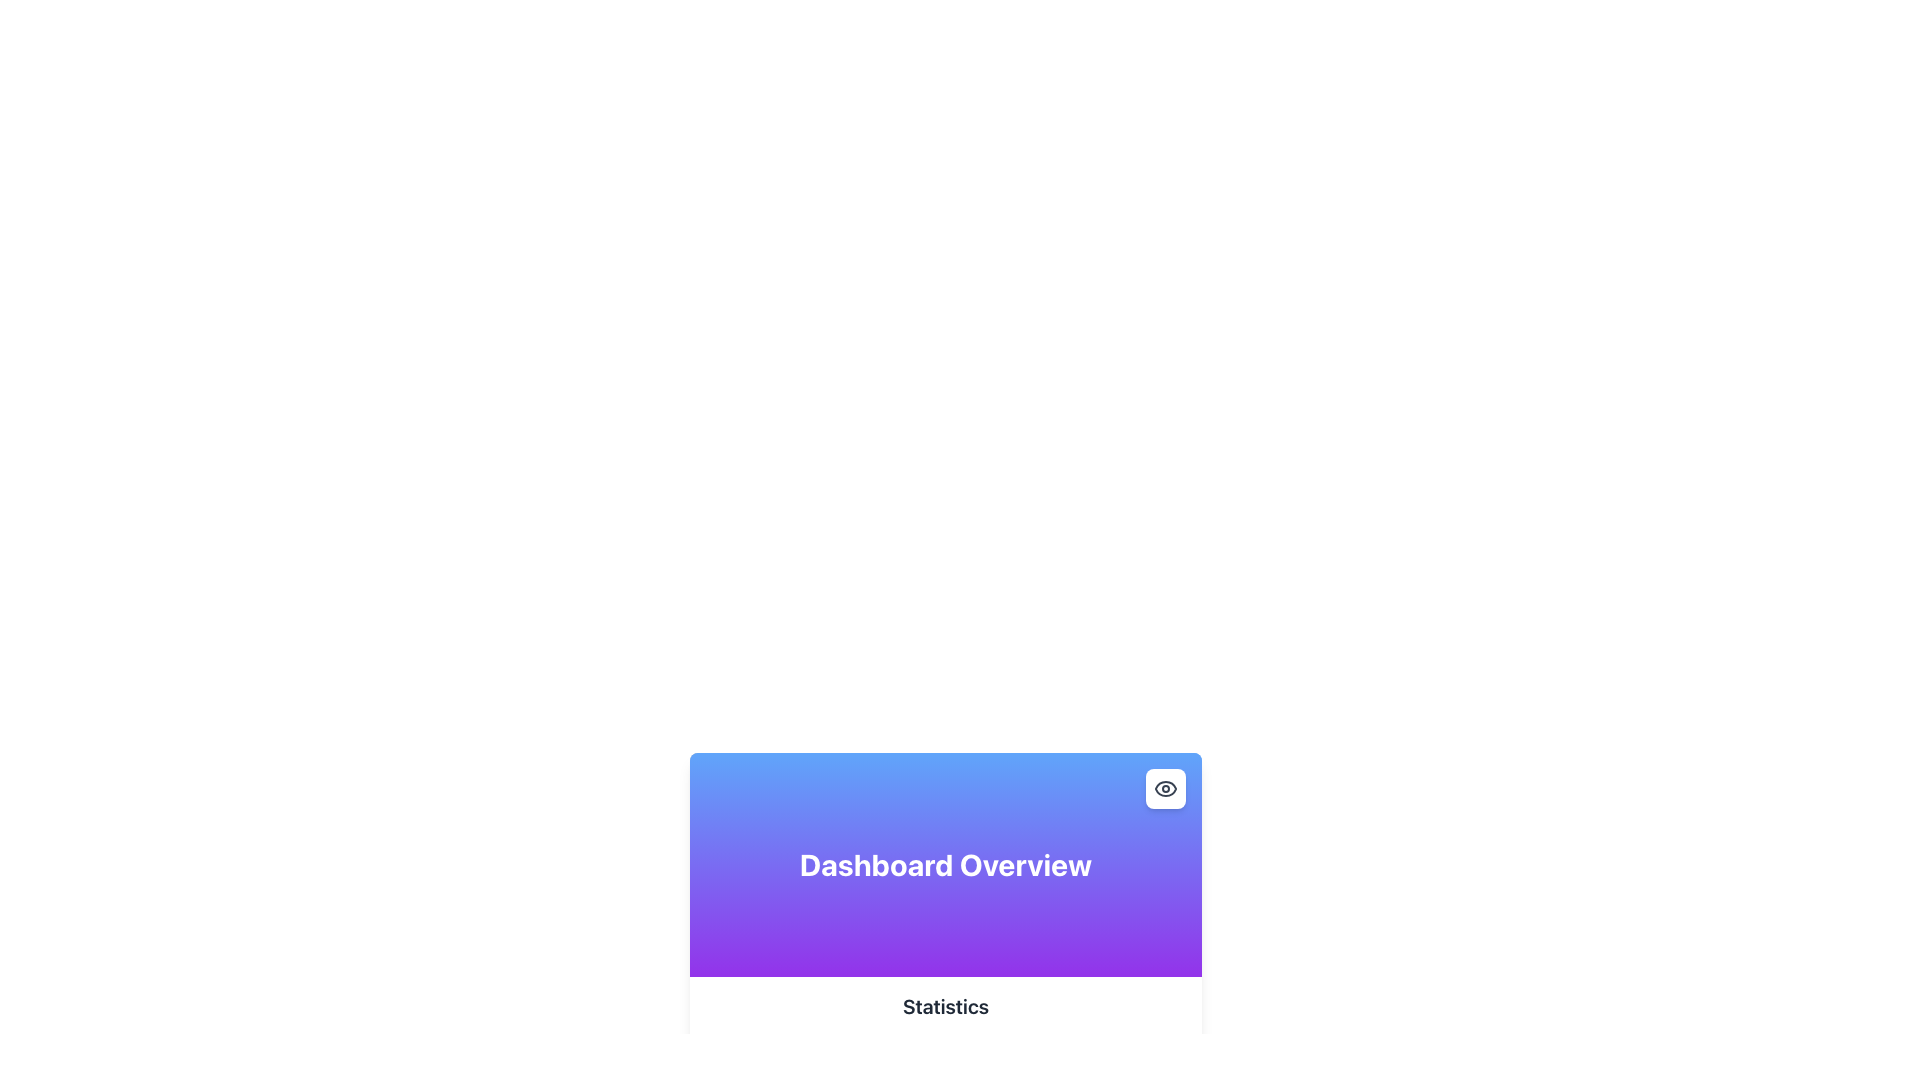  Describe the element at coordinates (944, 1006) in the screenshot. I see `the section` at that location.